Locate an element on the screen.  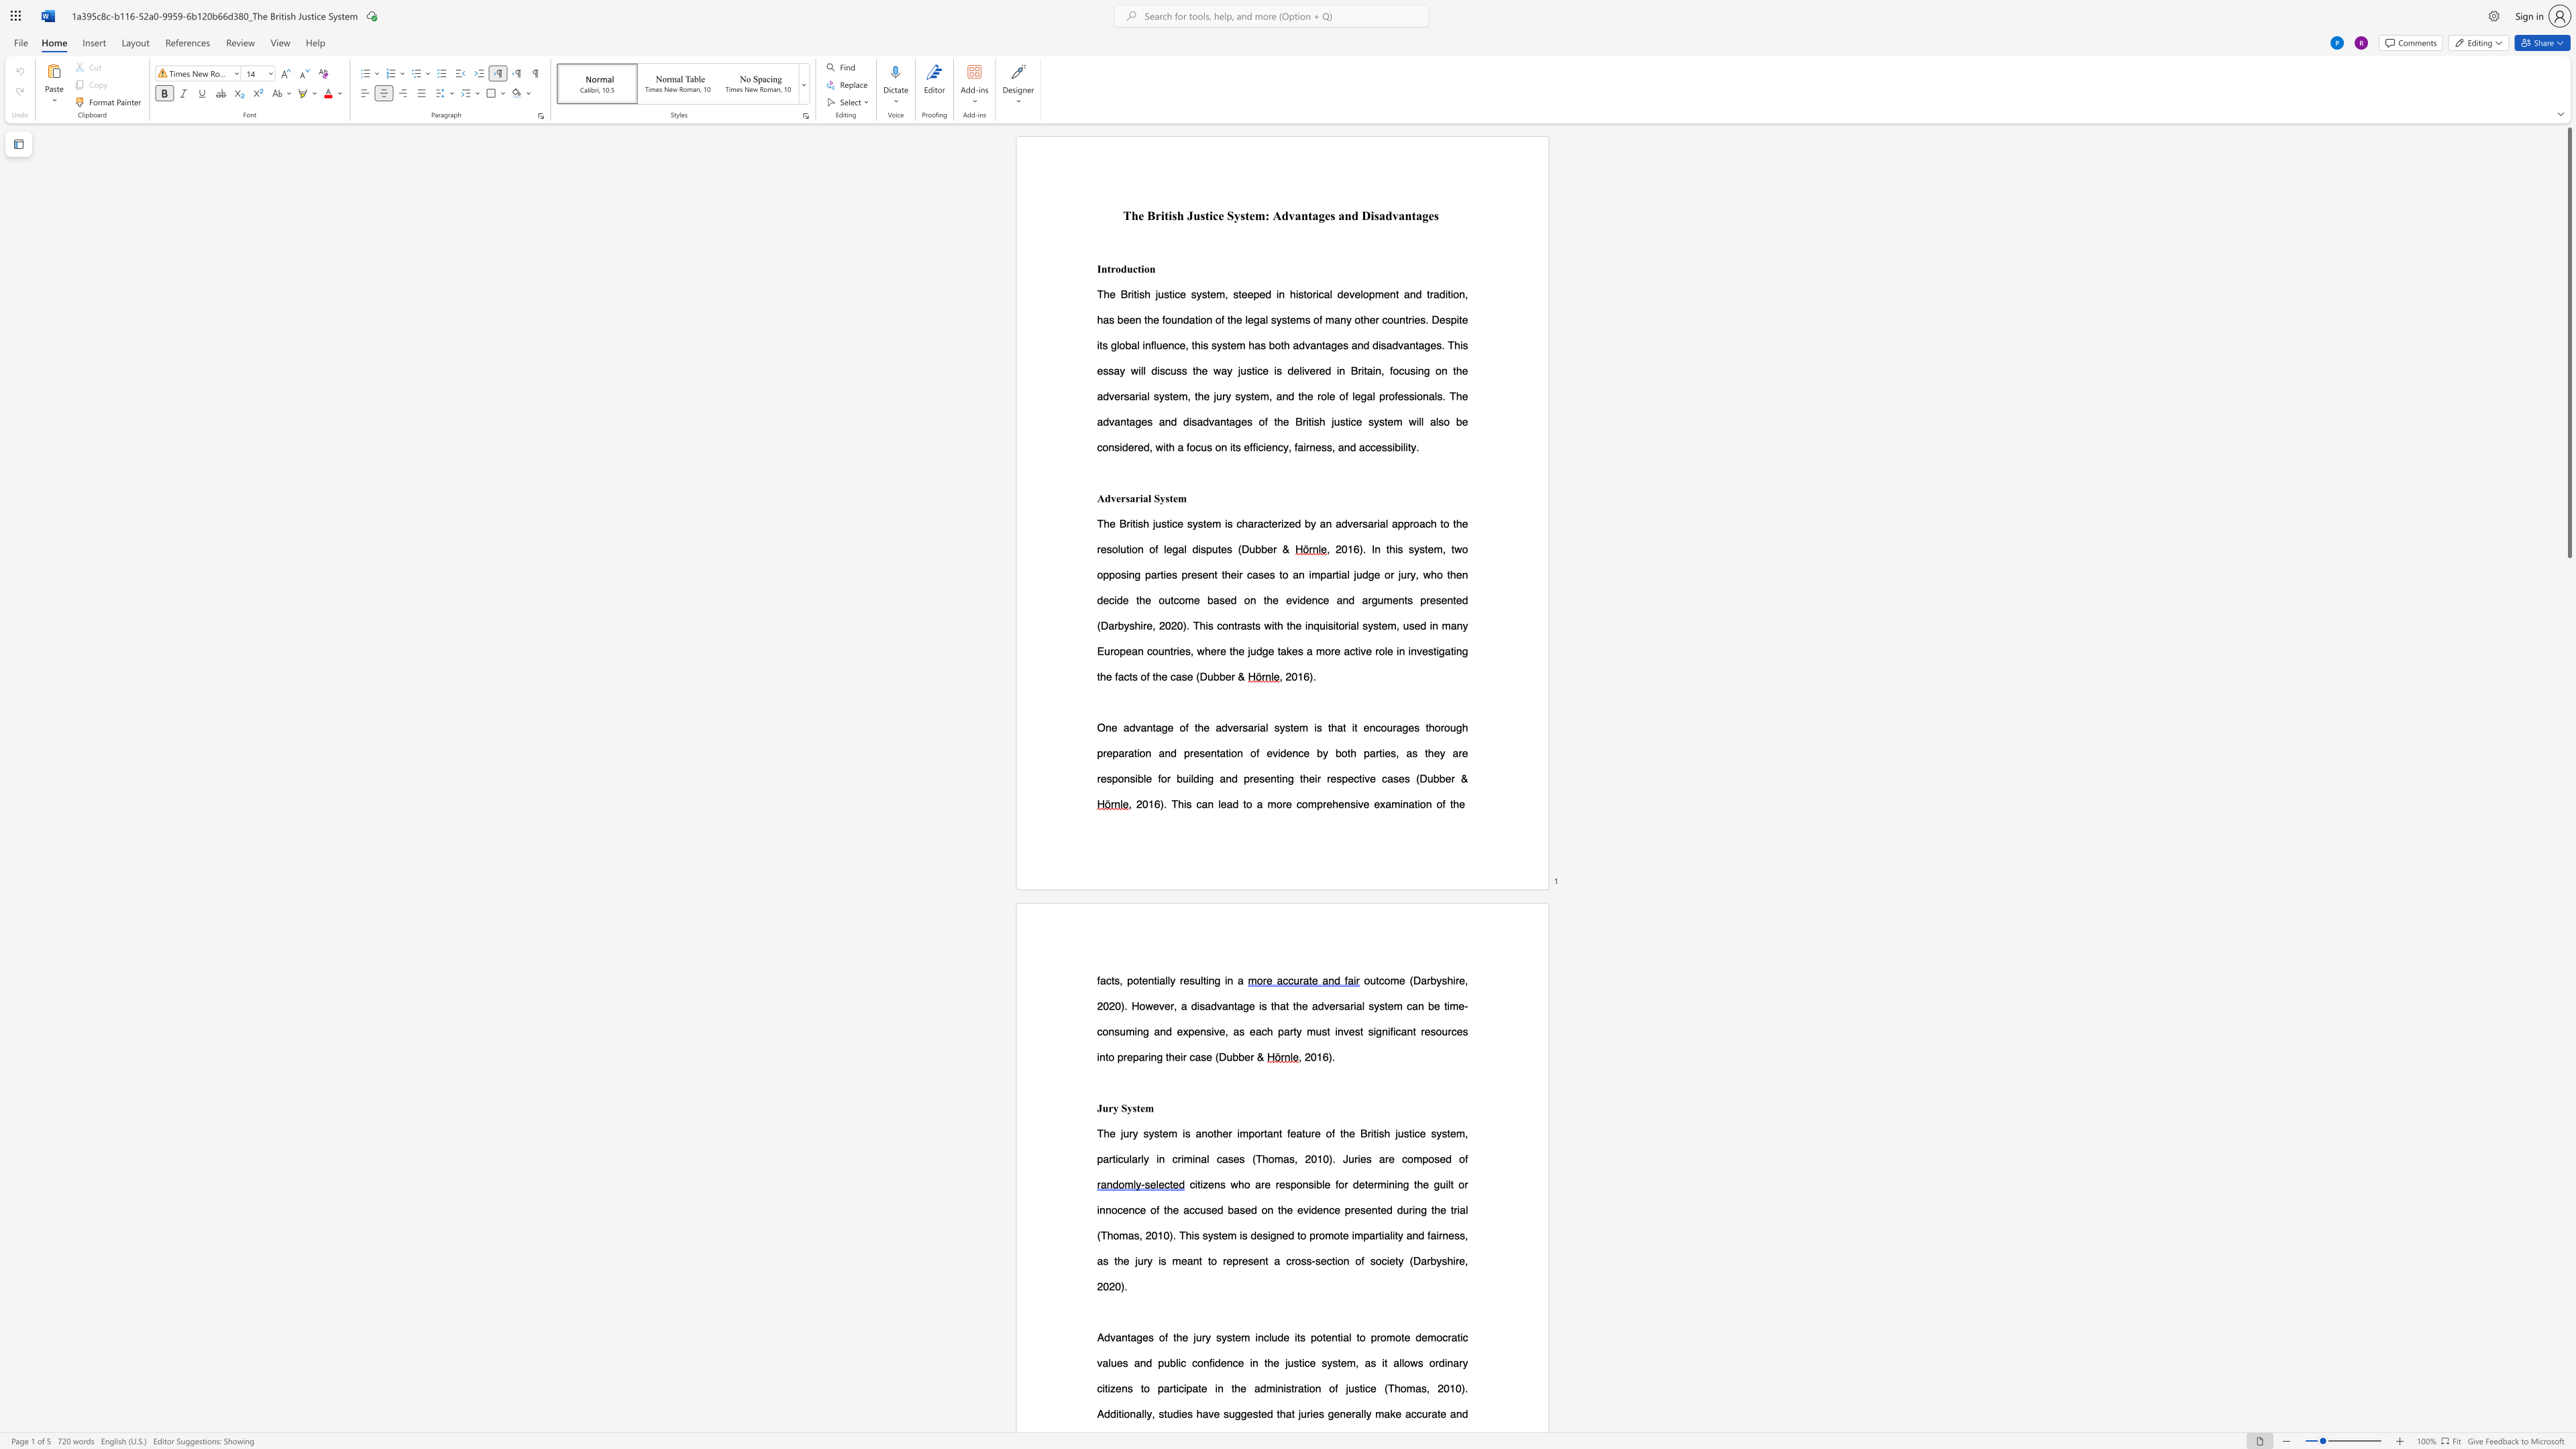
the subset text "r &" within the text "(Dubber &" is located at coordinates (1450, 777).